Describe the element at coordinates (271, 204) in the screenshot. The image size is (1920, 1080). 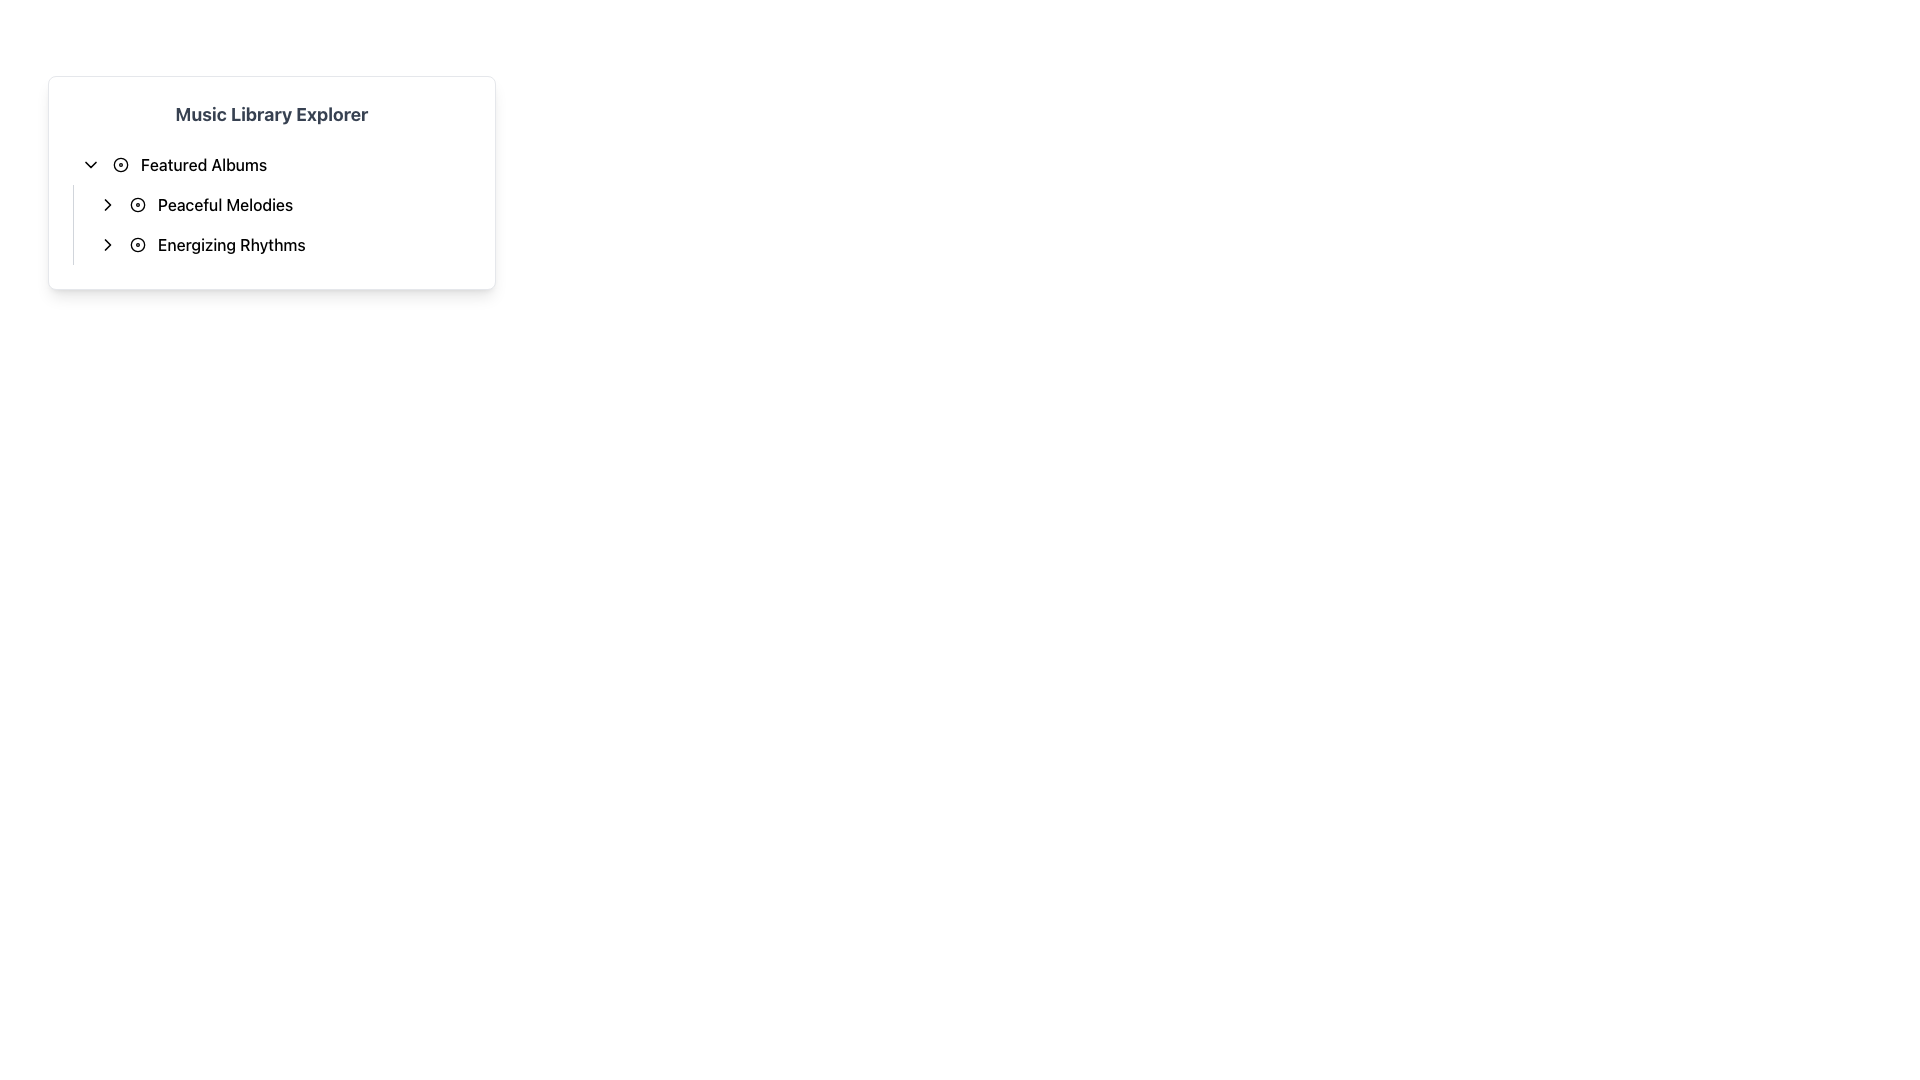
I see `the 'Peaceful Melodies' album entry under the 'Featured Albums' section in the Music Library Explorer` at that location.